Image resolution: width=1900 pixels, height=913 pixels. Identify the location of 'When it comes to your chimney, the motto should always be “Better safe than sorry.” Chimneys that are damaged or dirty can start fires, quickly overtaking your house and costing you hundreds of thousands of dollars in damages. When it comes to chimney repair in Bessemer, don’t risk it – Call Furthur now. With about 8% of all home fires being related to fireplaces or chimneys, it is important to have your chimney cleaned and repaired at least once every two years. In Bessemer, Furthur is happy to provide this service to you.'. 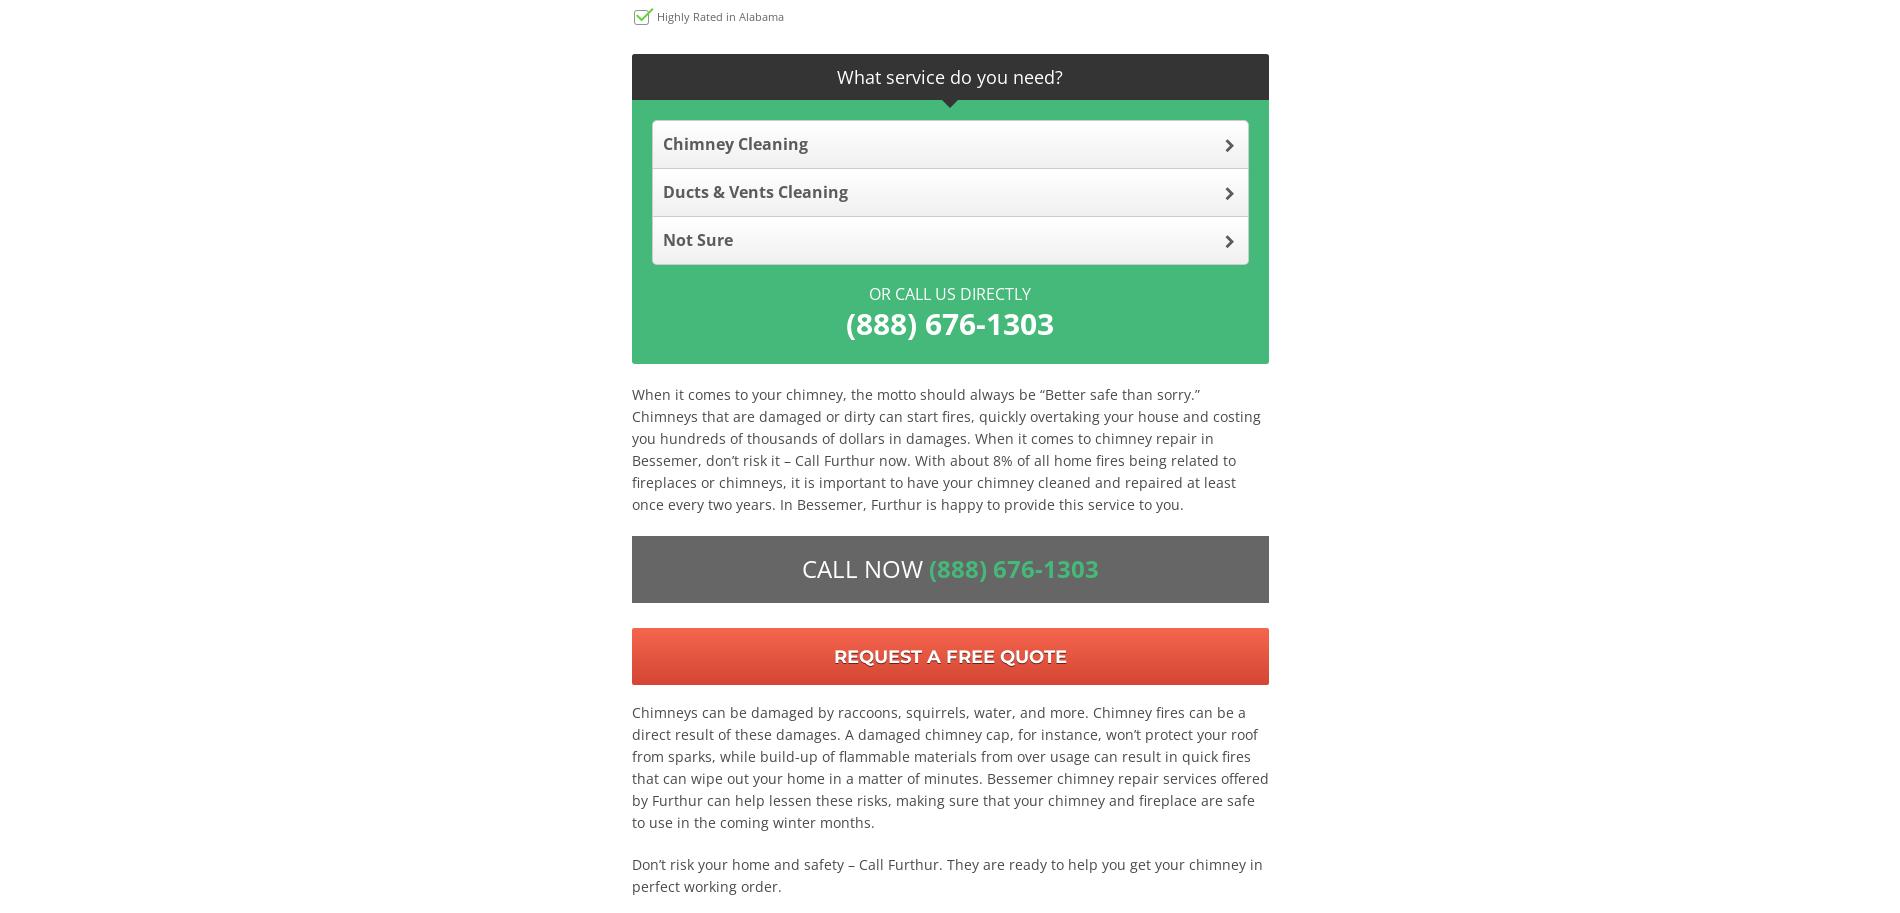
(944, 448).